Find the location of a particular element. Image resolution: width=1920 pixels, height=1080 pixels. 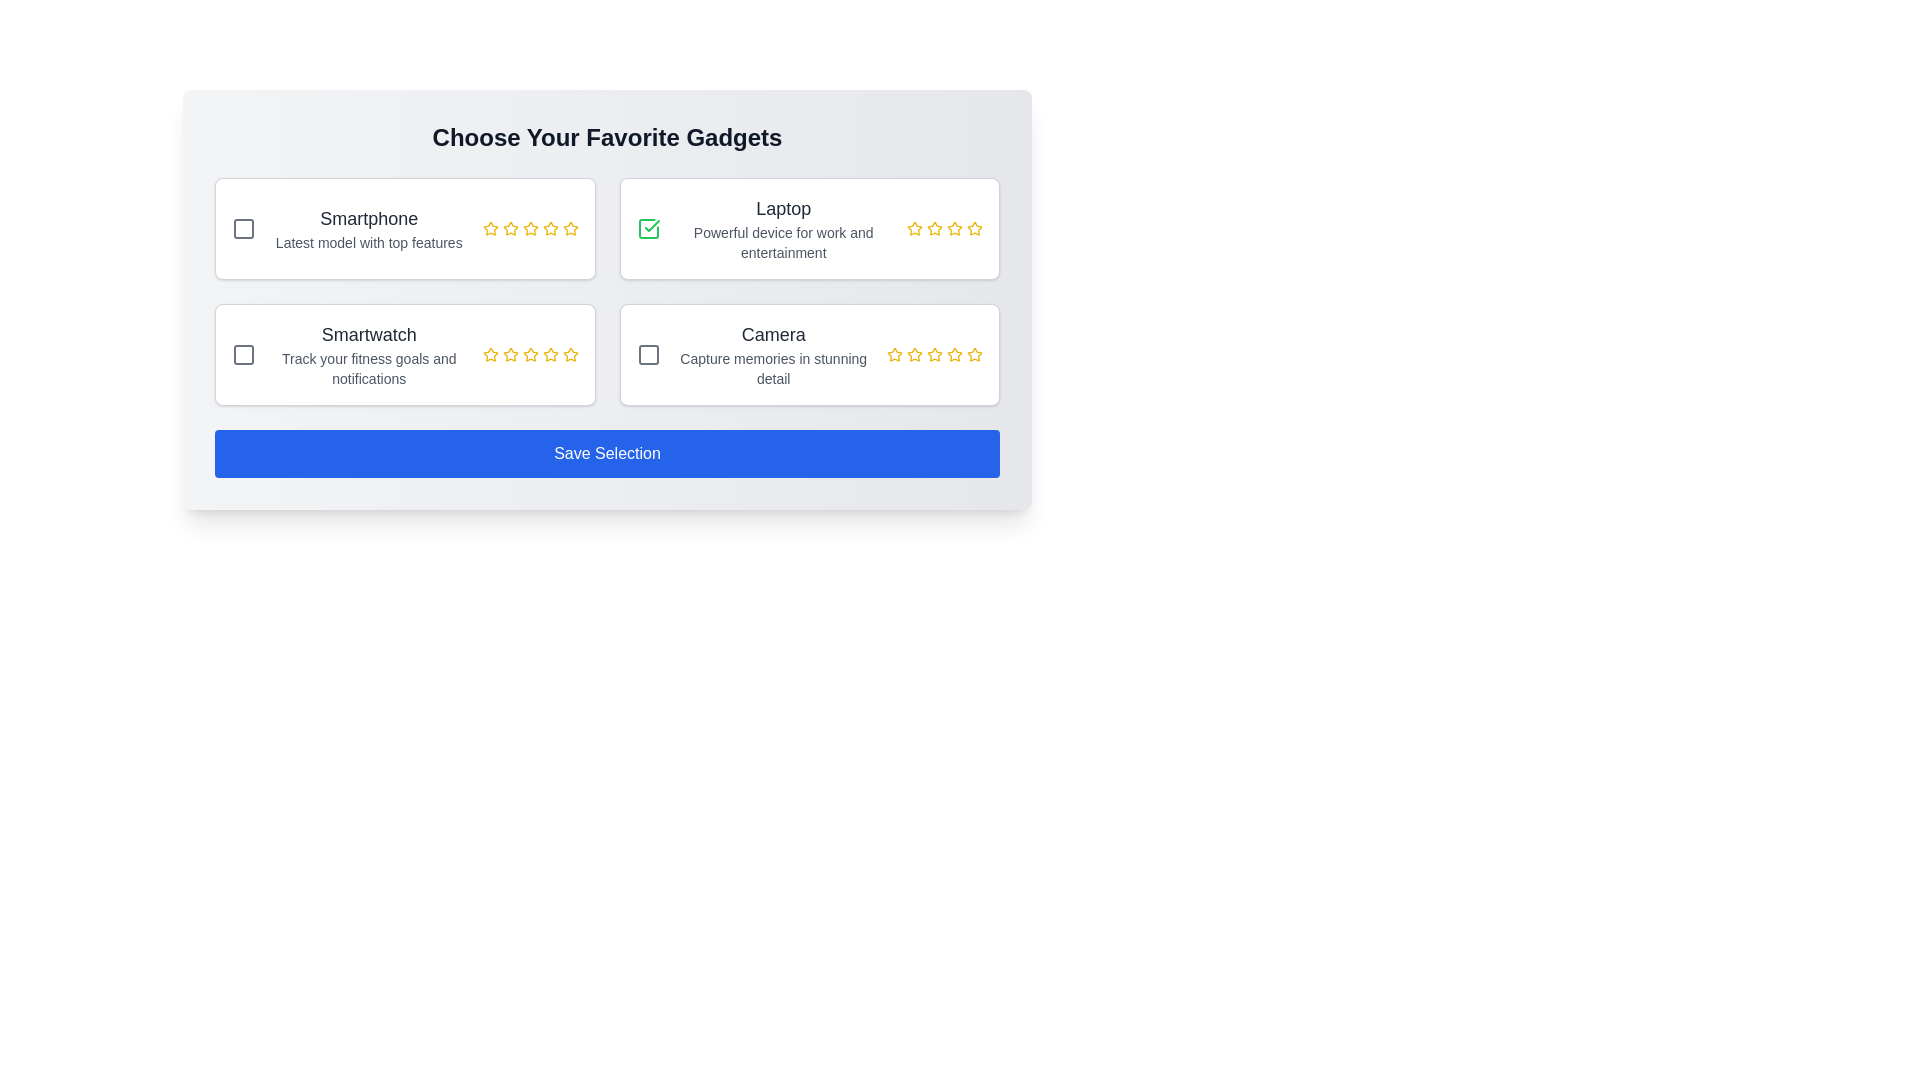

the first yellow star icon in the rating system, which is located to the right of the 'Smartphone' label within the 'Choose Your Favorite Gadgets' section is located at coordinates (490, 227).